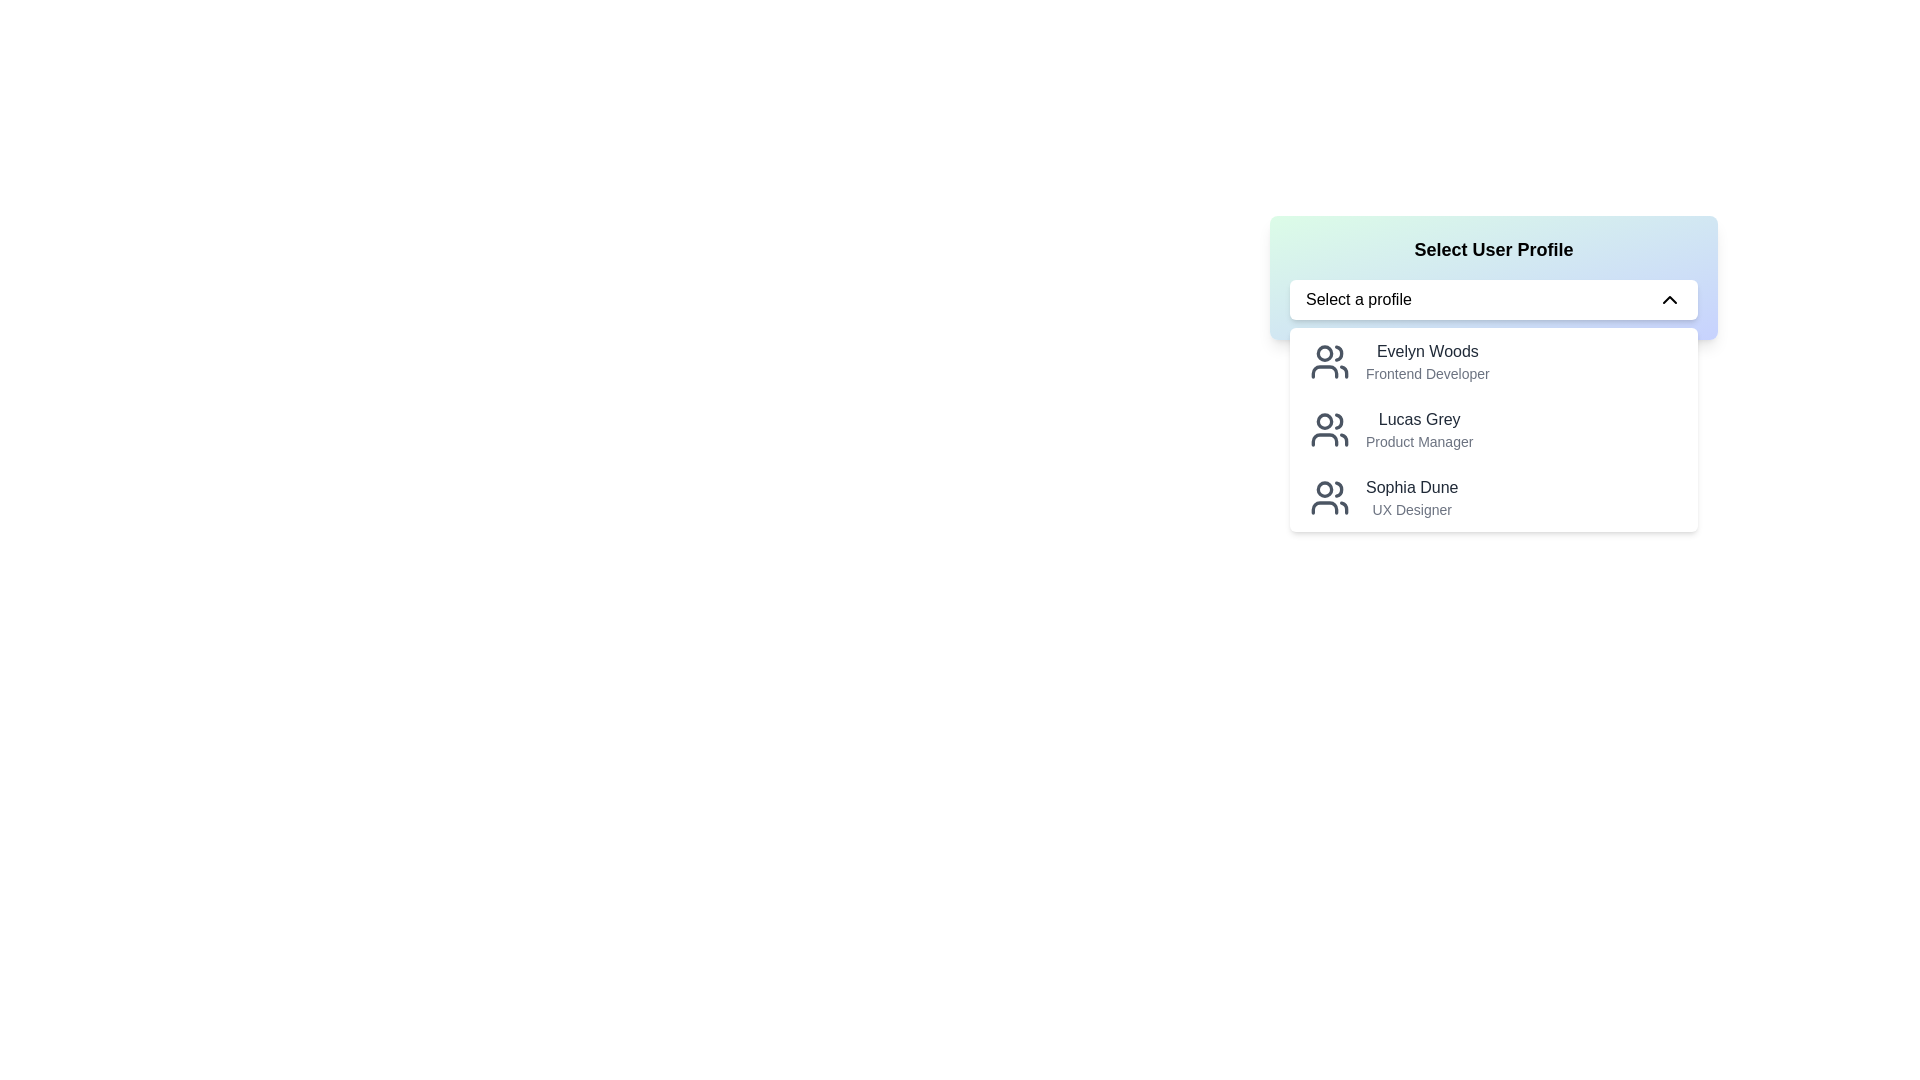 The image size is (1920, 1080). I want to click on the SVG Circle element located to the left of the 'Evelyn Woods' text in the dropdown list labeled 'Select a profile', so click(1324, 352).